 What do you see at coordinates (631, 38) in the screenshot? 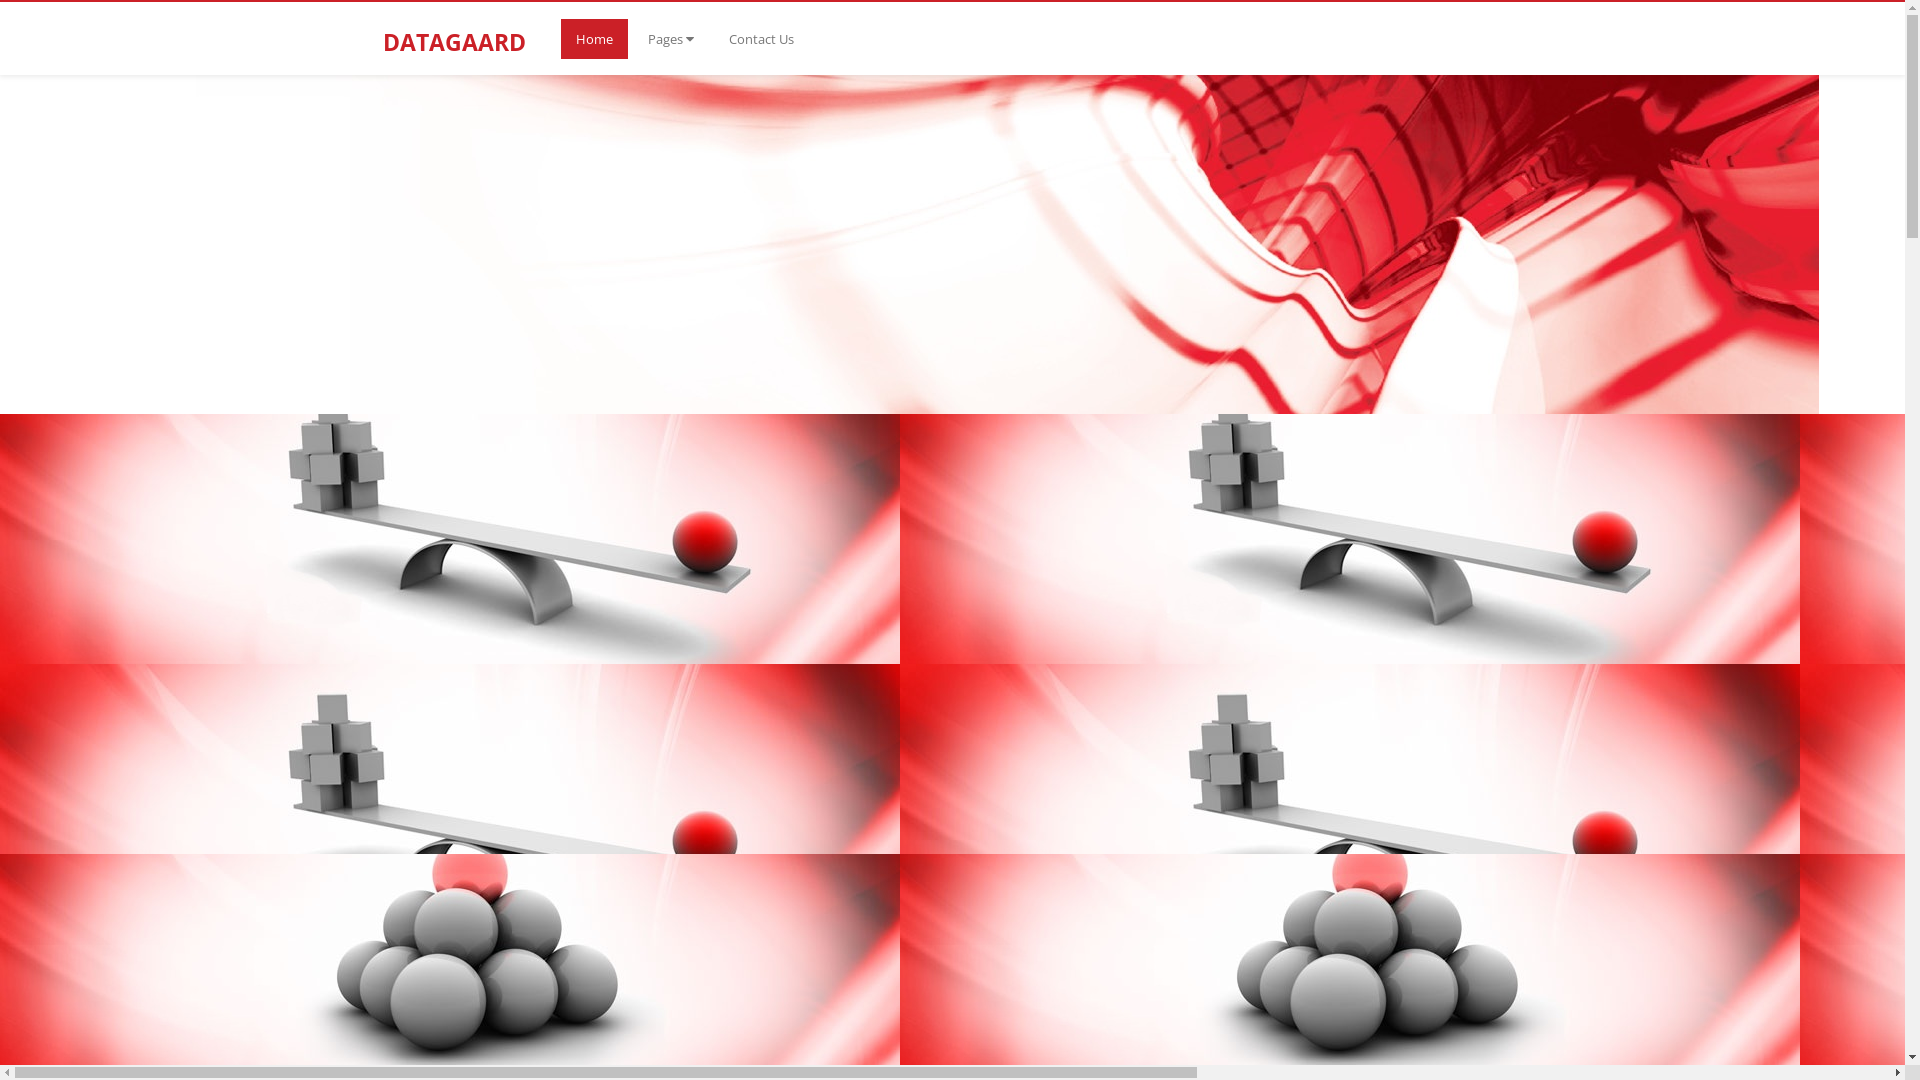
I see `'Pages'` at bounding box center [631, 38].